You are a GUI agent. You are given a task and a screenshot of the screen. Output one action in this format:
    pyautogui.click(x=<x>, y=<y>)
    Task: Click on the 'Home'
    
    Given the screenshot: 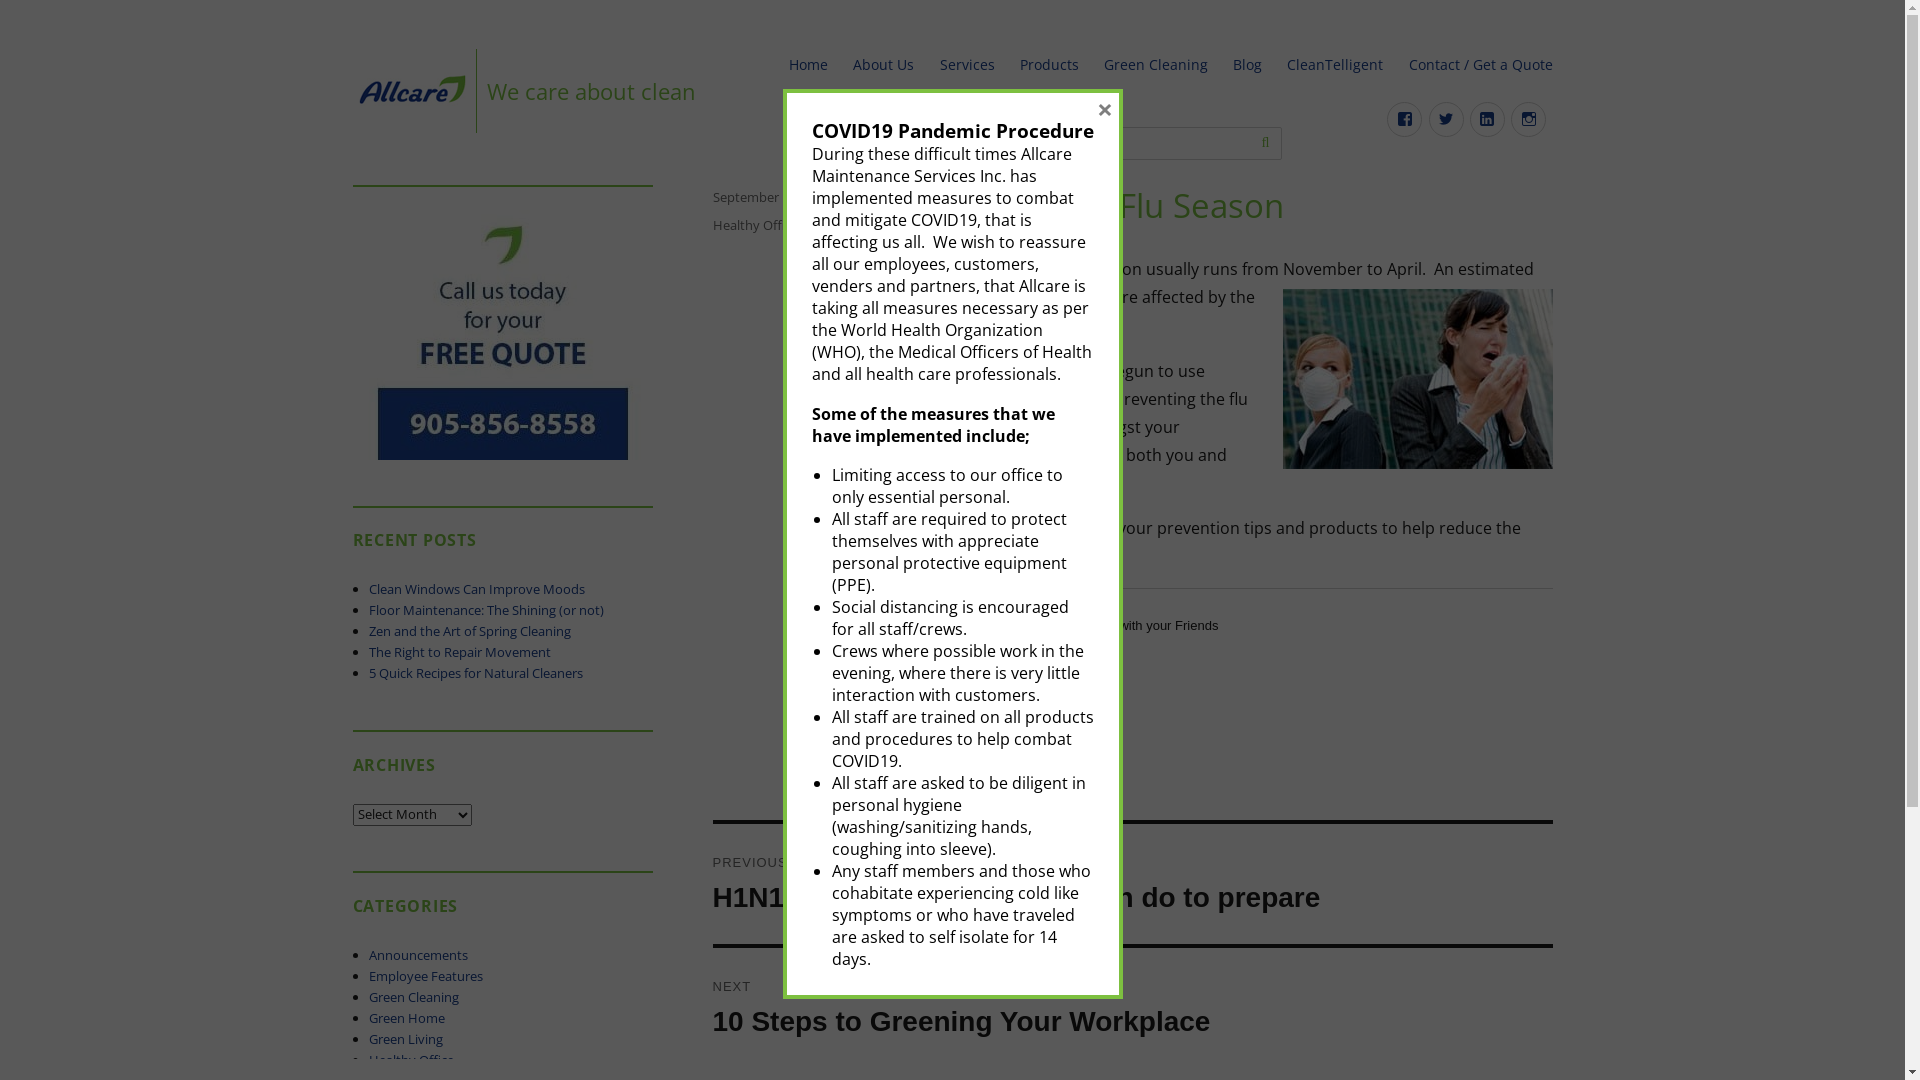 What is the action you would take?
    pyautogui.click(x=776, y=64)
    